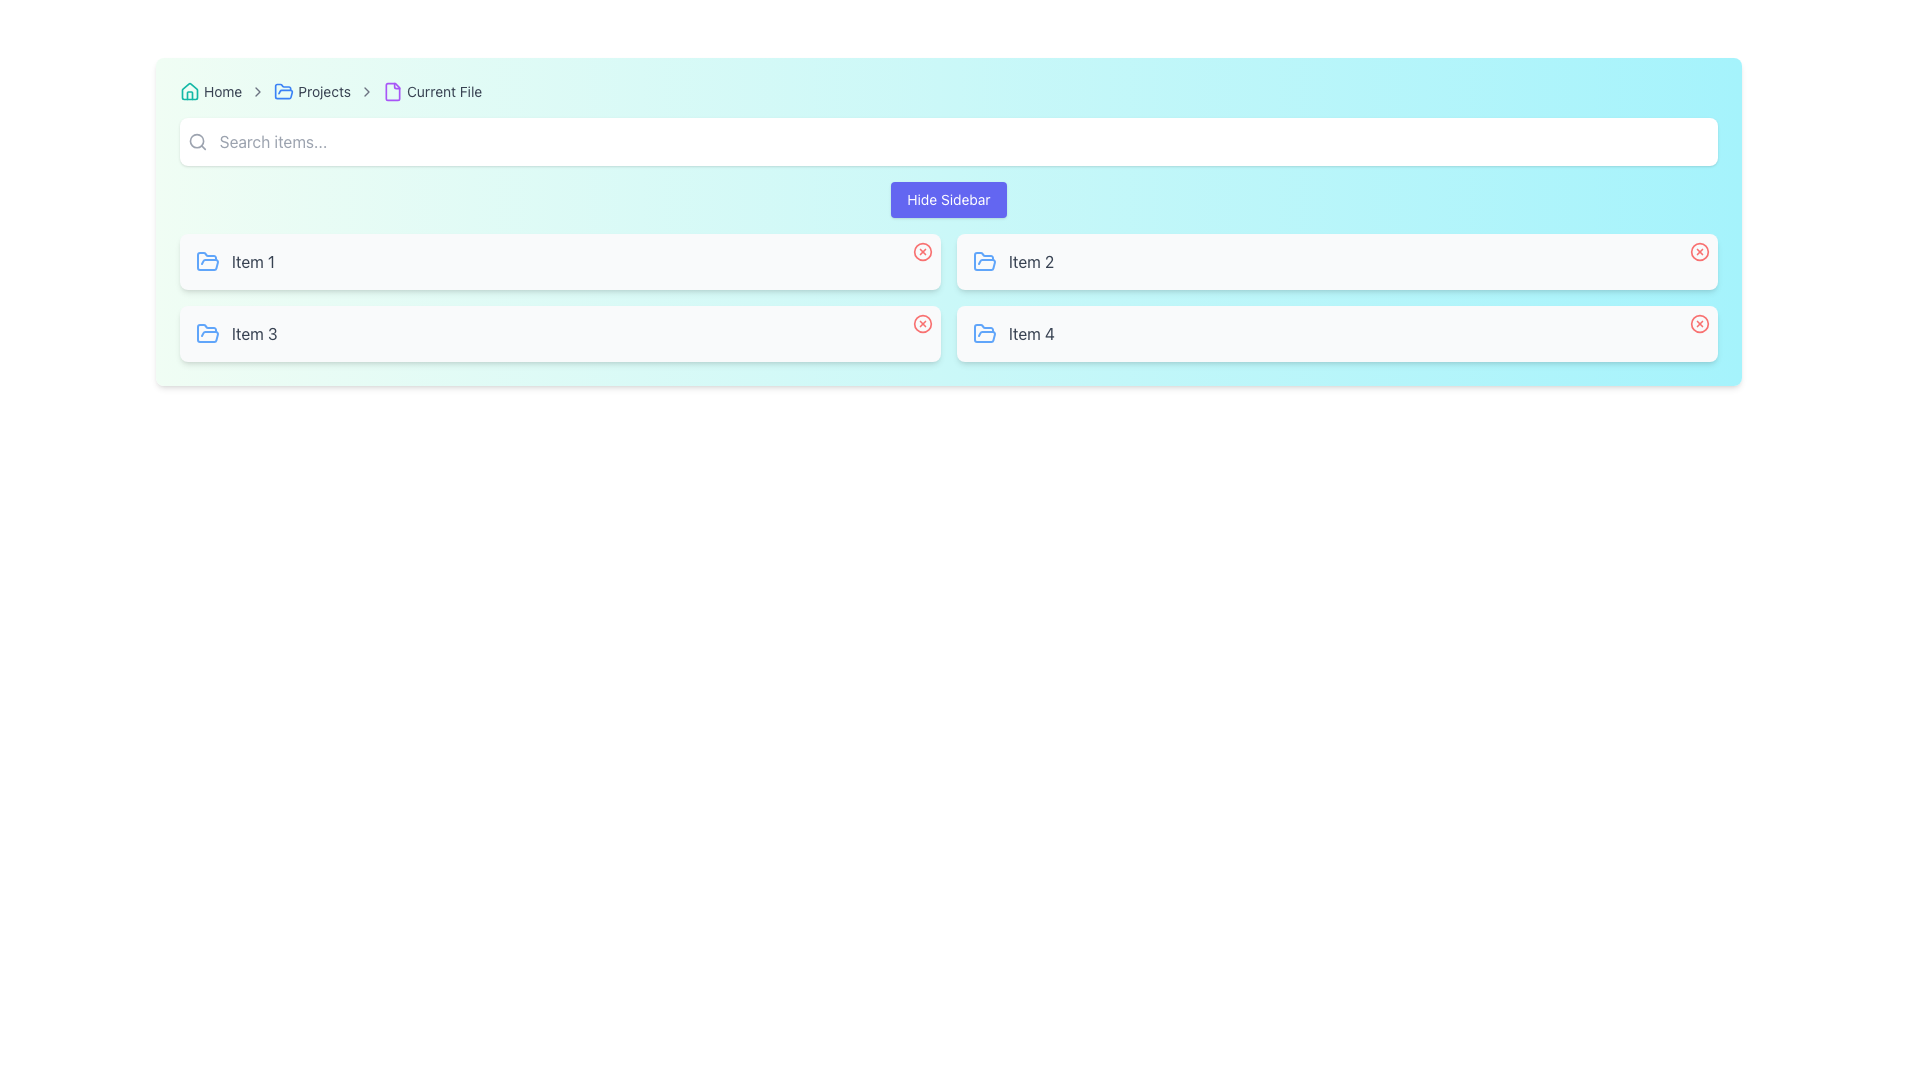 The height and width of the screenshot is (1080, 1920). I want to click on the close button in the top-right corner of the box containing 'Item 4' to observe the hover effect, so click(1698, 323).